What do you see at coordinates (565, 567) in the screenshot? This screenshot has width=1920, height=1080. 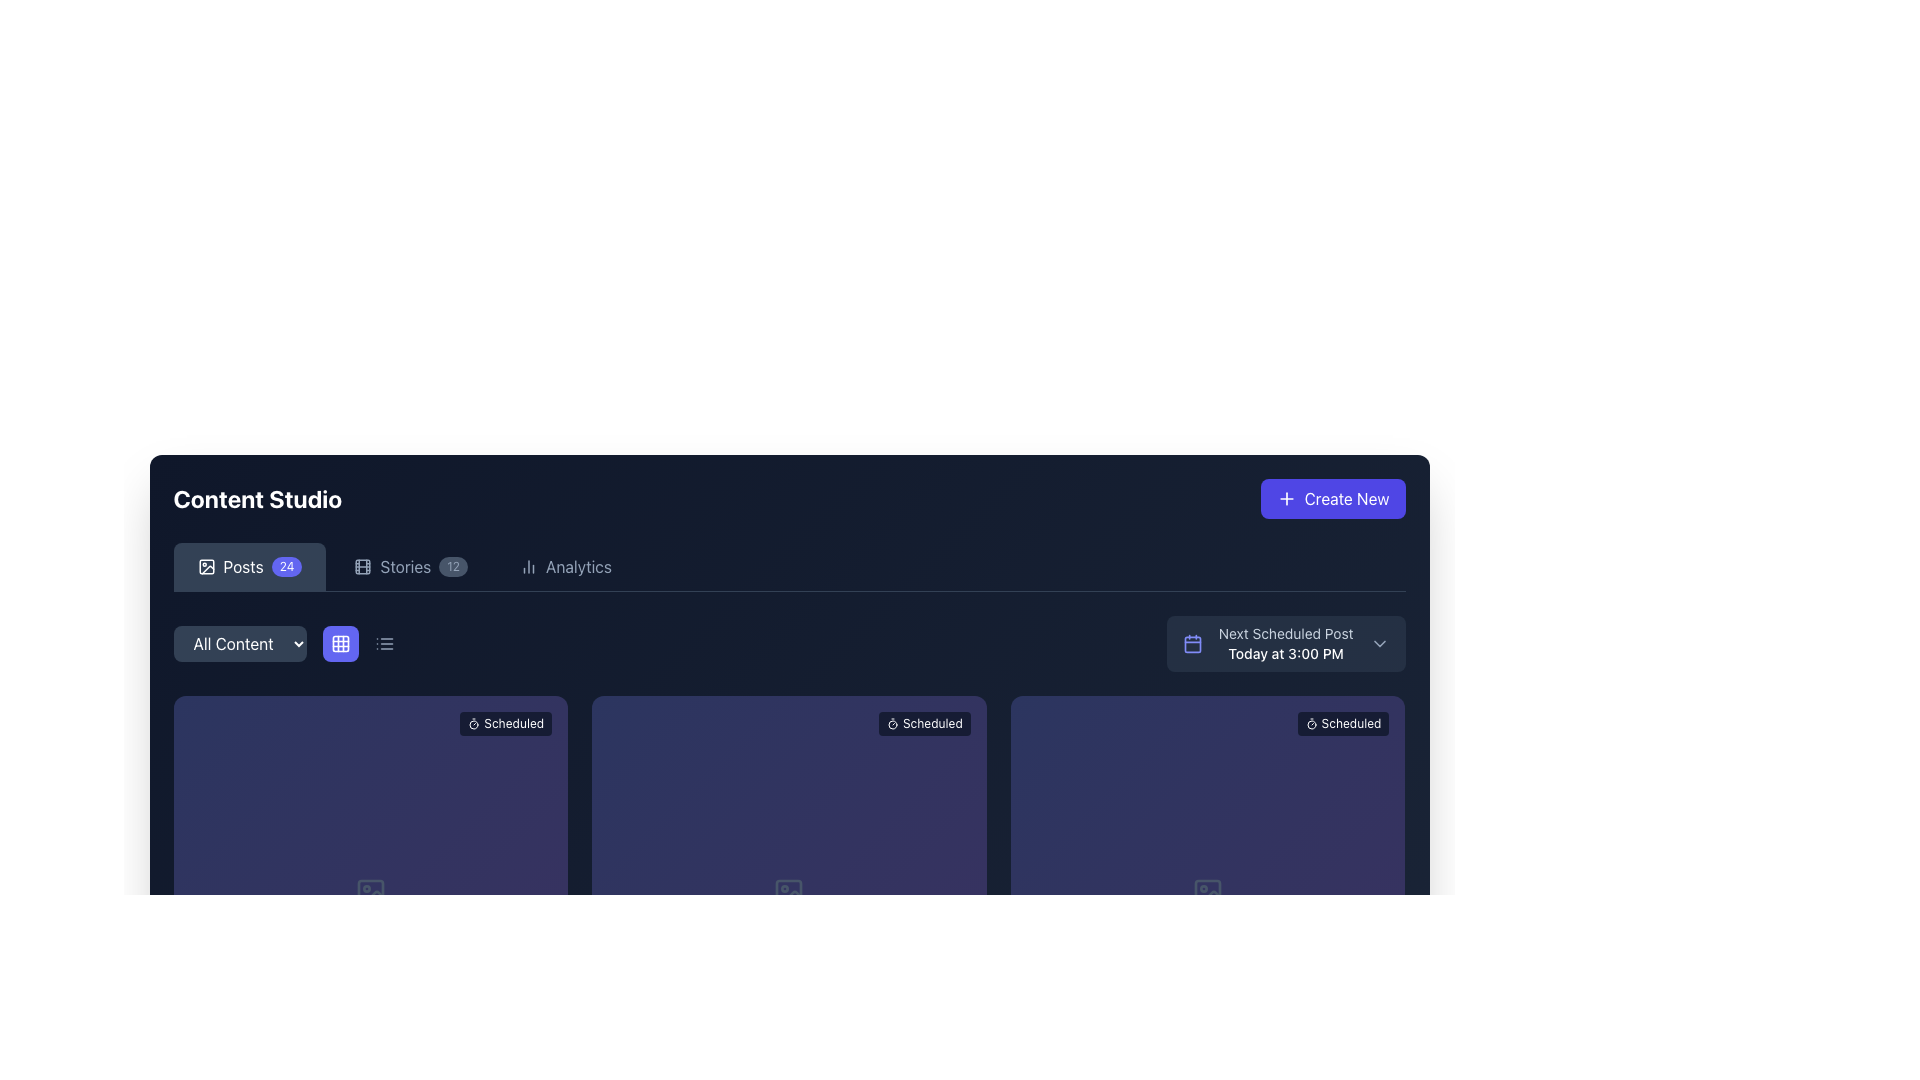 I see `the third navigation tab labeled 'Analytics'` at bounding box center [565, 567].